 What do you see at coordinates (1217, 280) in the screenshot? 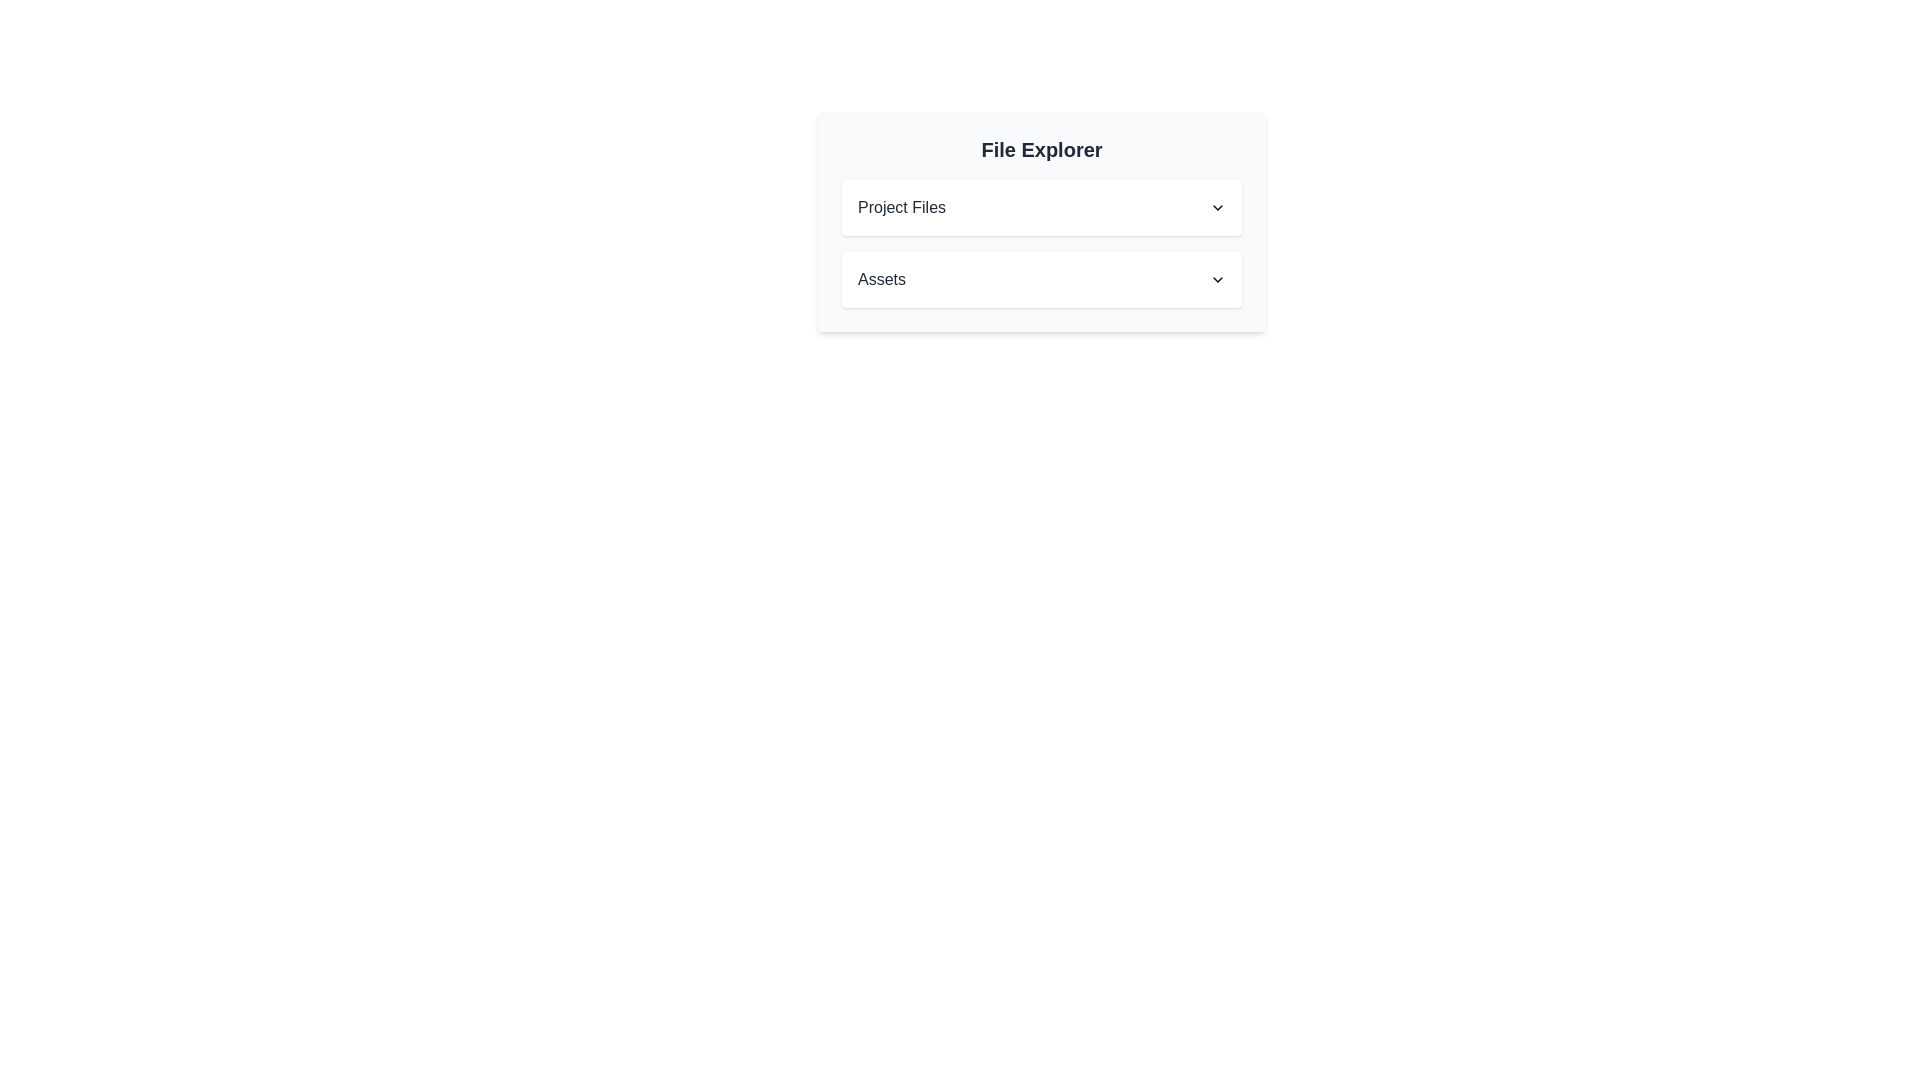
I see `the IconButton (chevron-down icon) located to the right of the 'Assets' label` at bounding box center [1217, 280].